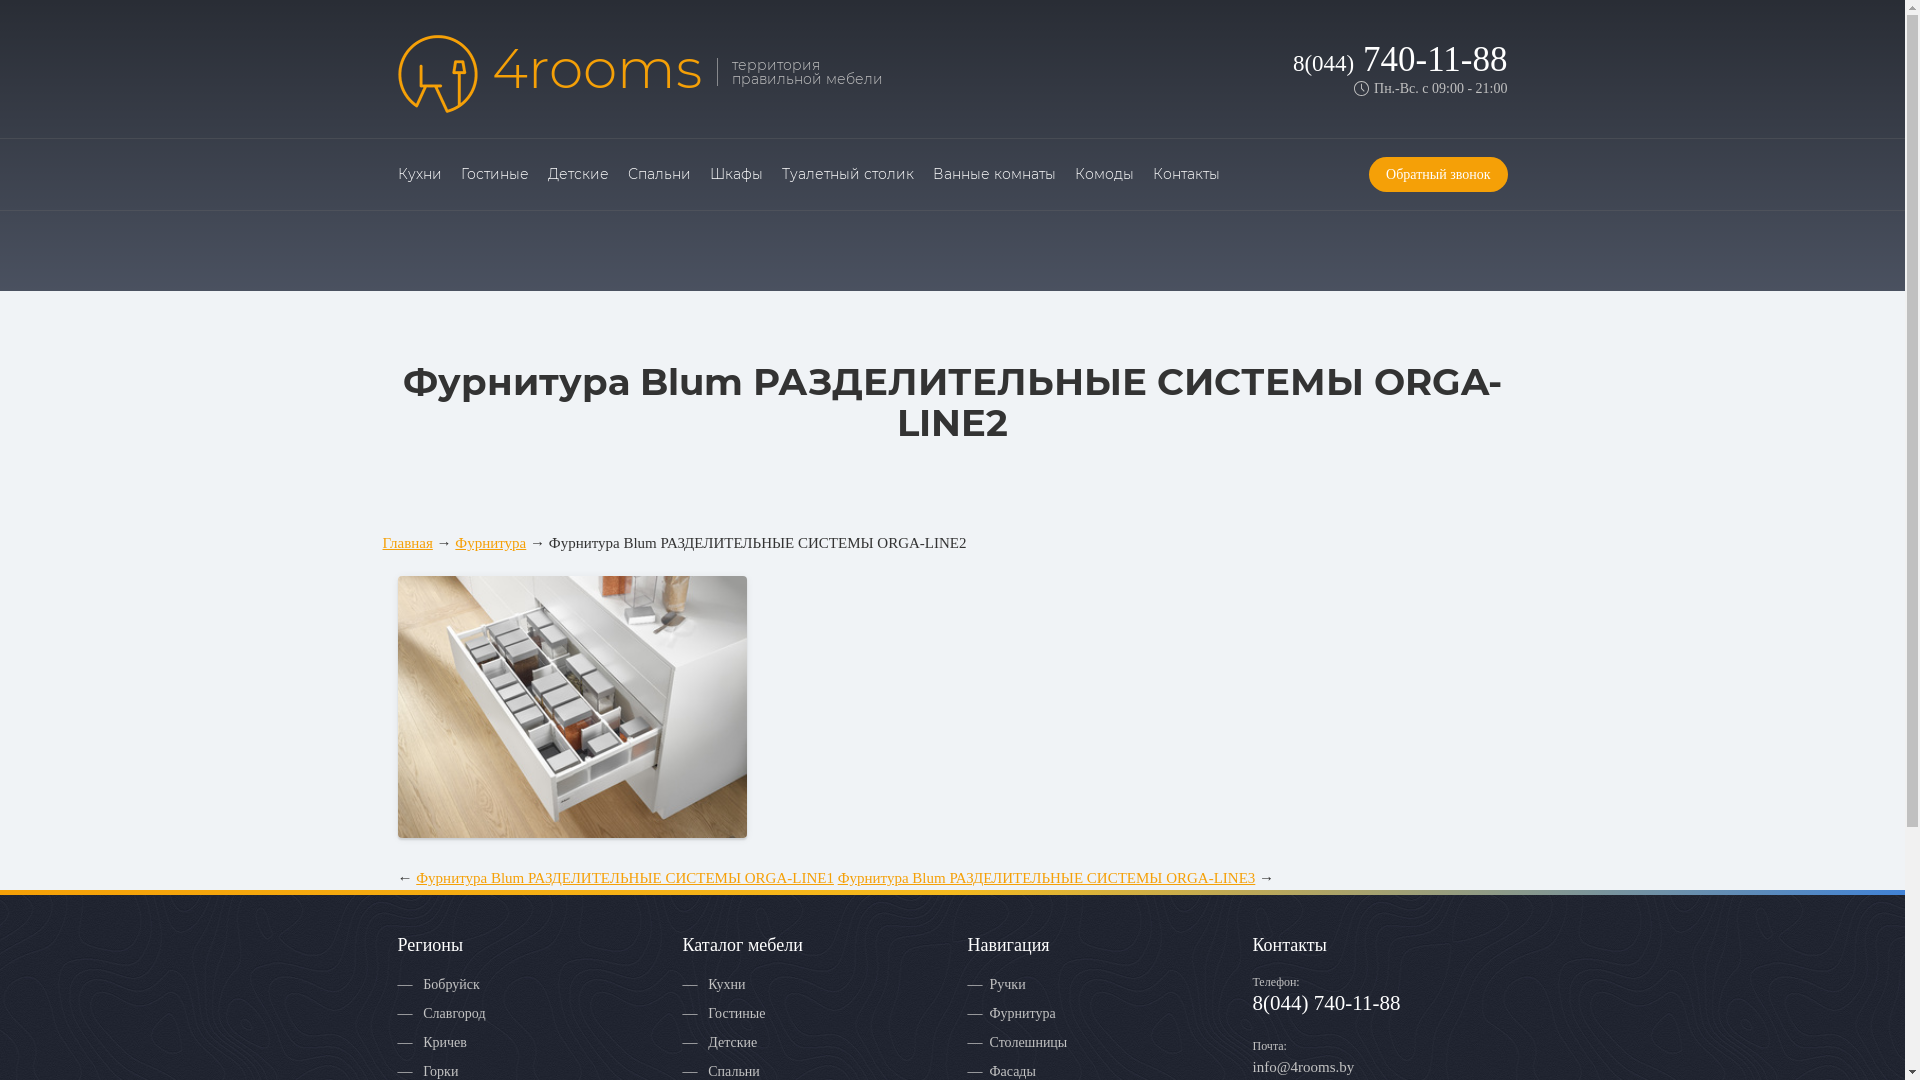 This screenshot has width=1920, height=1080. Describe the element at coordinates (550, 72) in the screenshot. I see `'4rooms'` at that location.